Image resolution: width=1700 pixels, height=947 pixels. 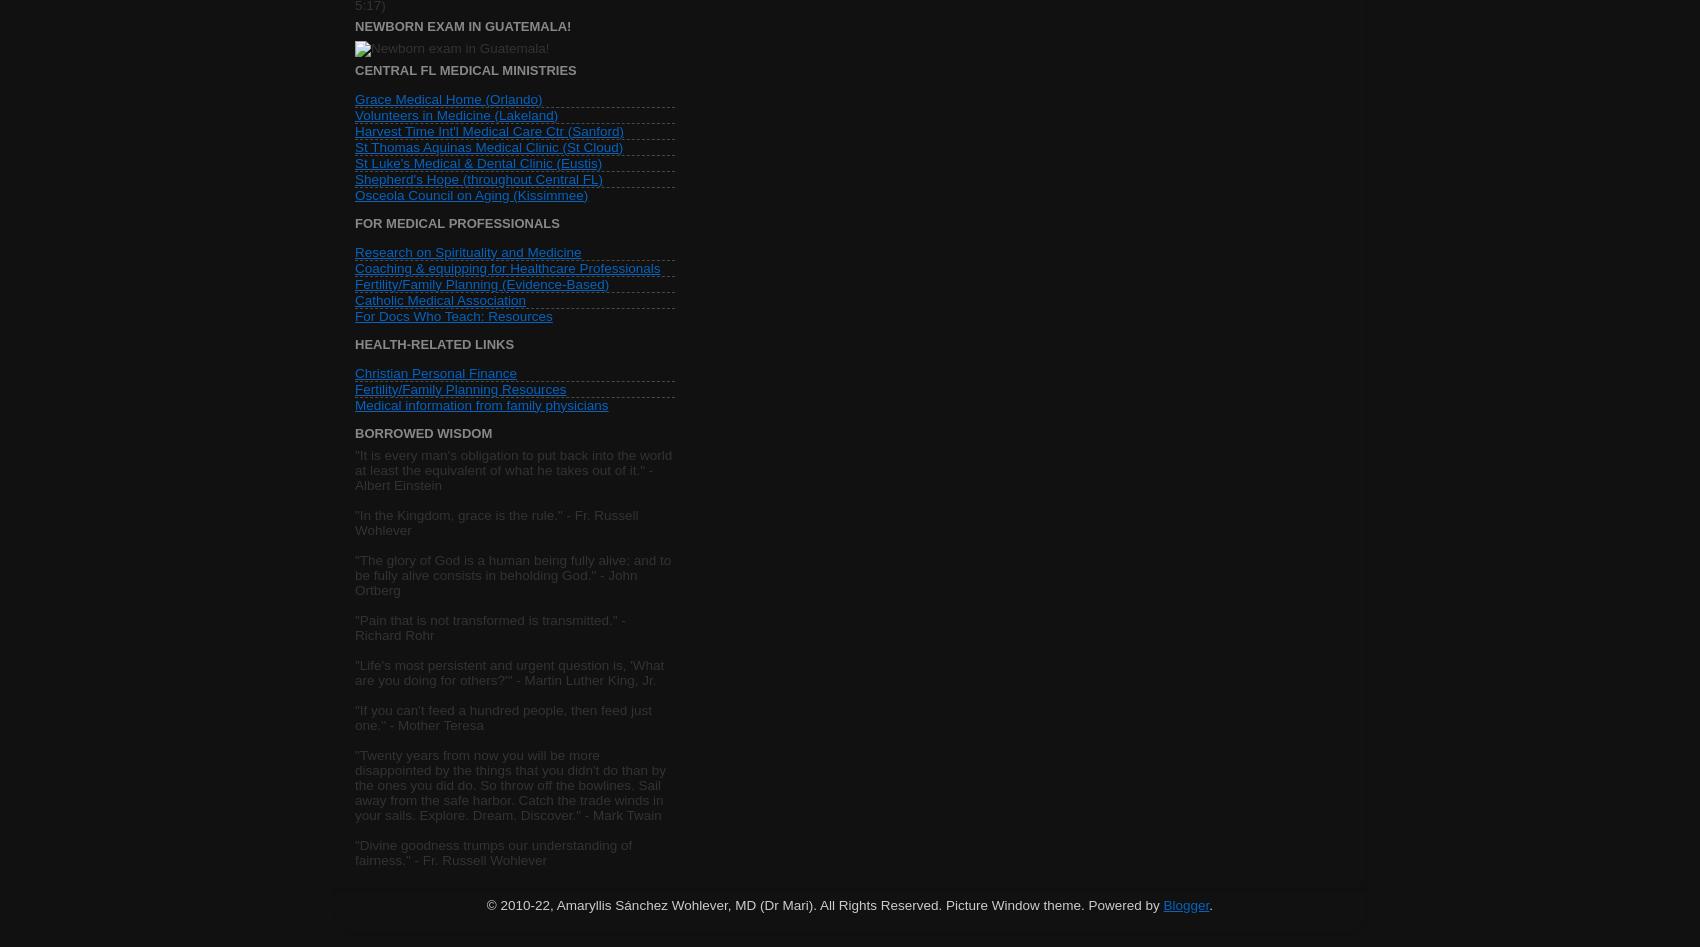 I want to click on '"The glory of God is a human being fully alive; and to be fully alive consists in beholding God." - John Ortberg', so click(x=513, y=574).